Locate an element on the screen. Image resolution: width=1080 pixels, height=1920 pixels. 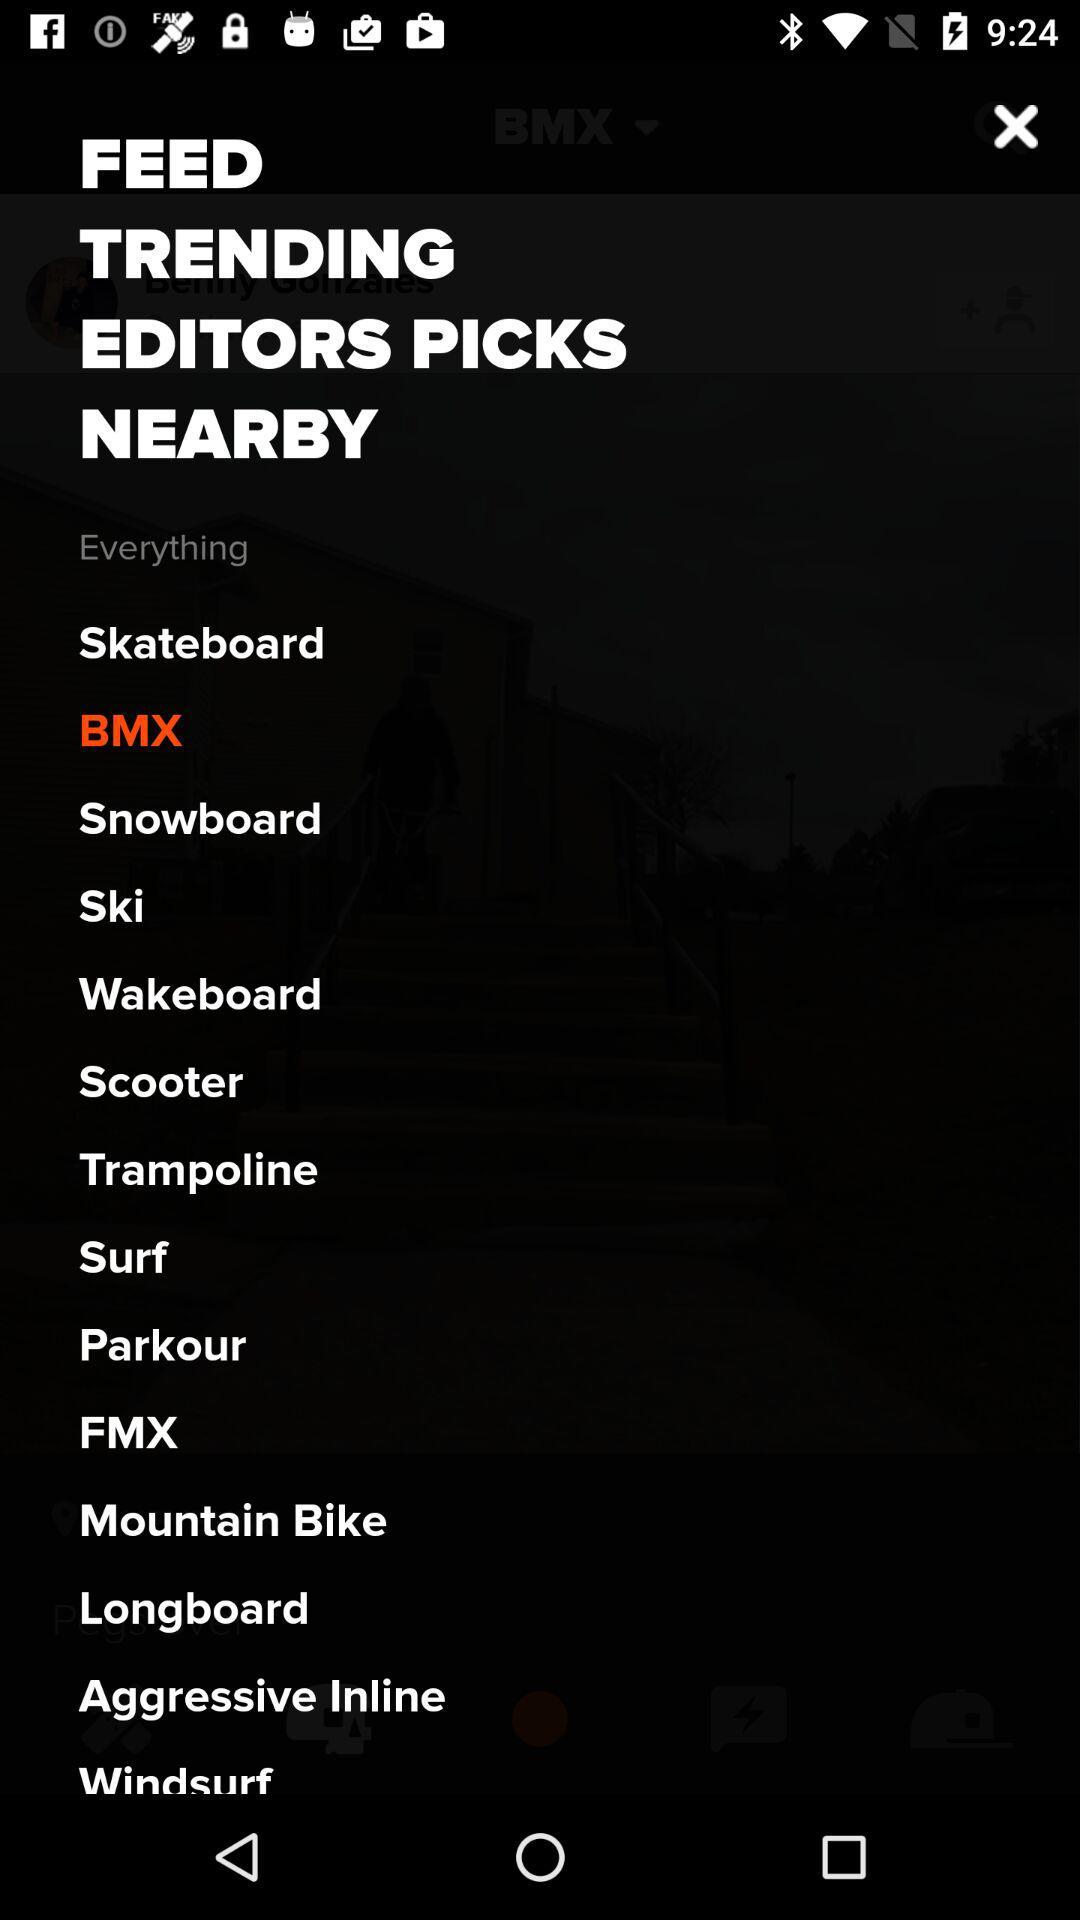
the expand_more icon is located at coordinates (662, 126).